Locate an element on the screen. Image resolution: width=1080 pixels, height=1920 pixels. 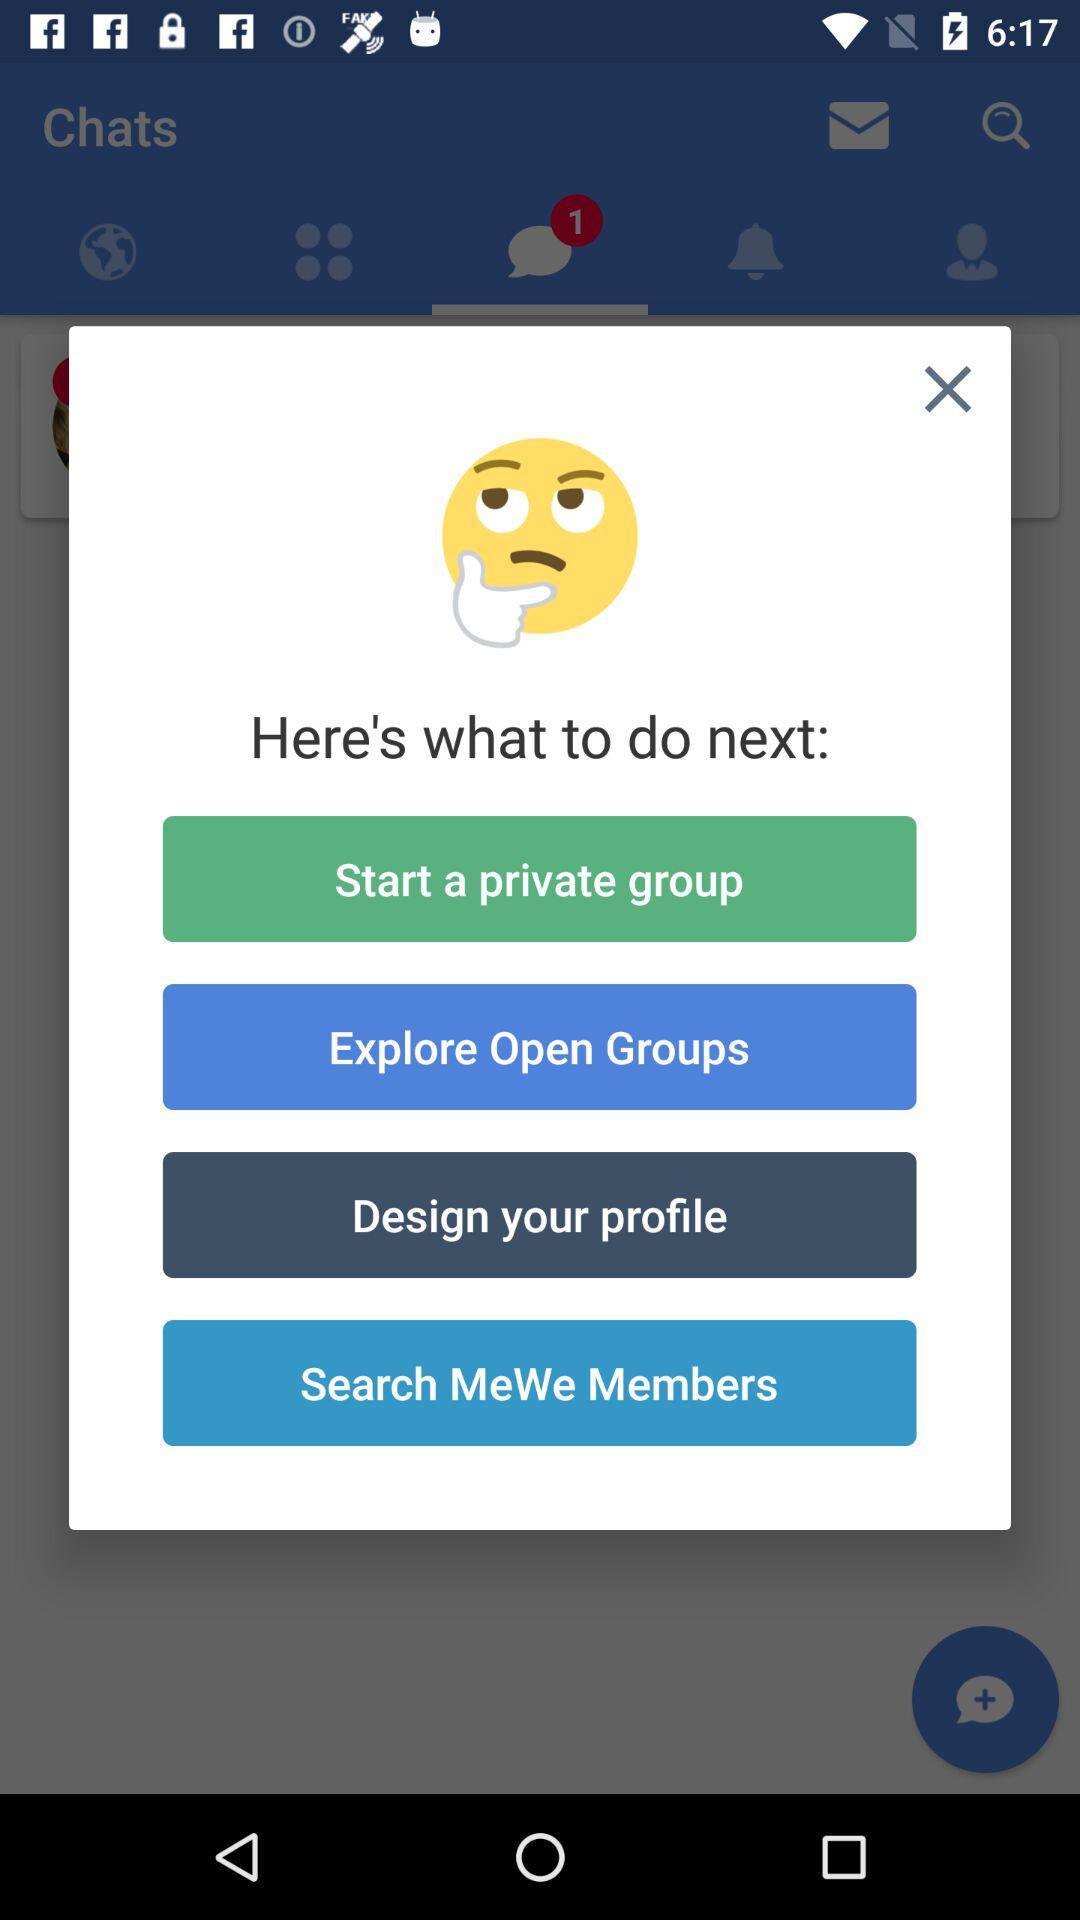
icon below here s what item is located at coordinates (538, 878).